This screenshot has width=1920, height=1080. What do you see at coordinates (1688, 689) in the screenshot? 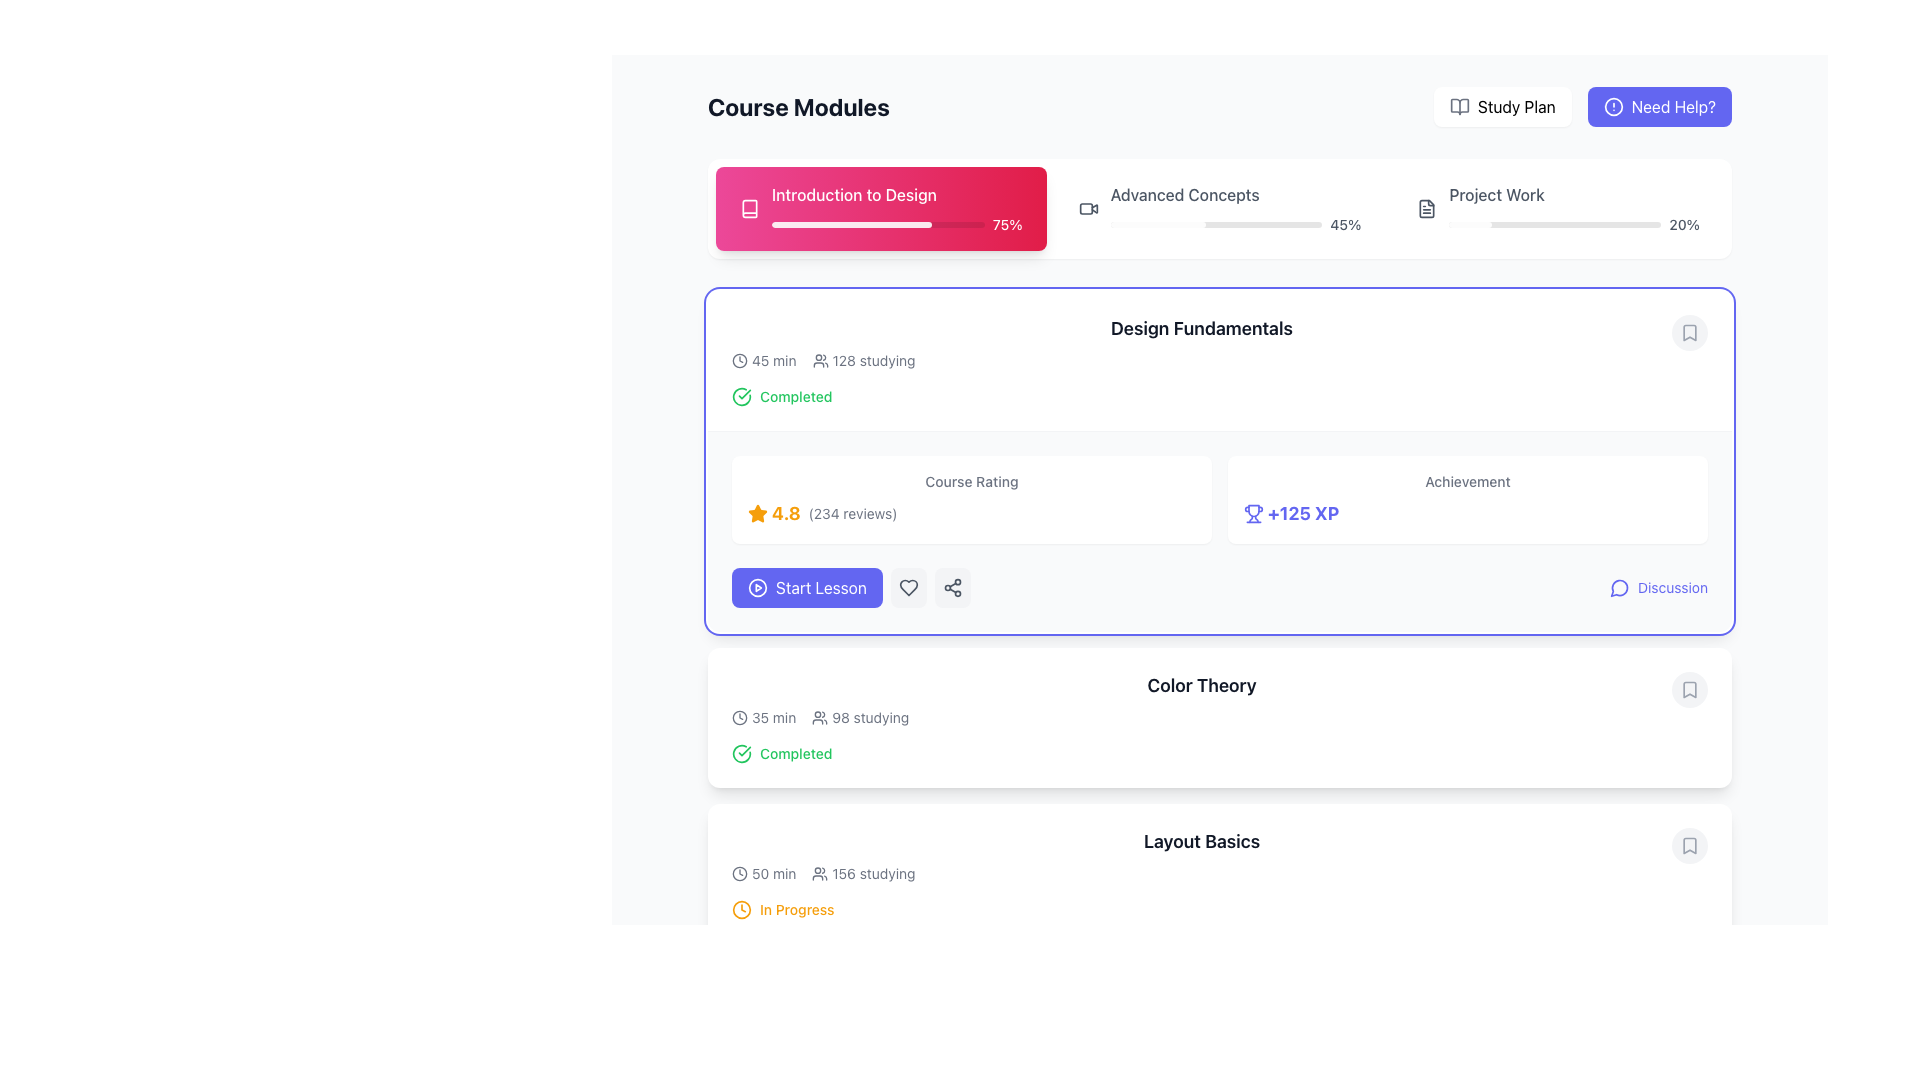
I see `the button located in the top-right corner of the 'Color Theory' section` at bounding box center [1688, 689].